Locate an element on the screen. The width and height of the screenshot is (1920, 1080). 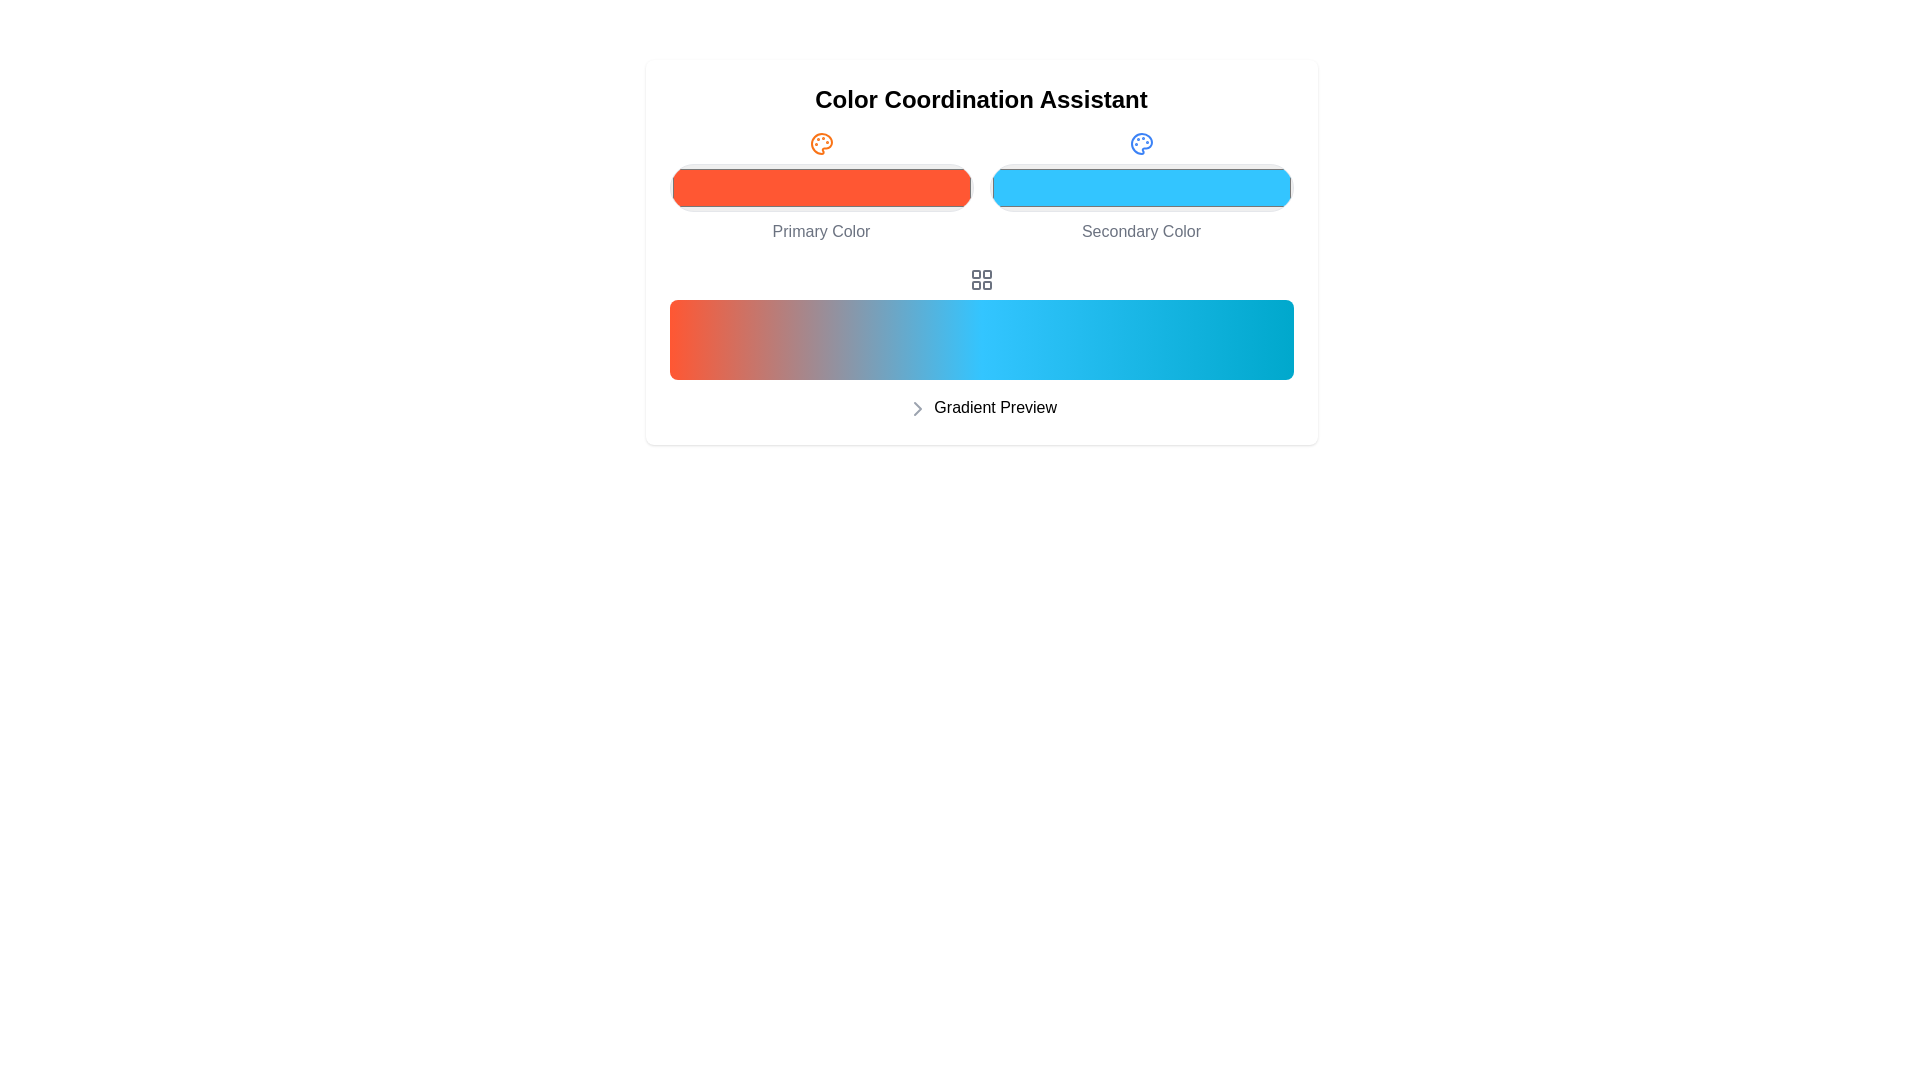
small blue color palette icon located above the 'Secondary Color' label in the user interface is located at coordinates (1141, 142).